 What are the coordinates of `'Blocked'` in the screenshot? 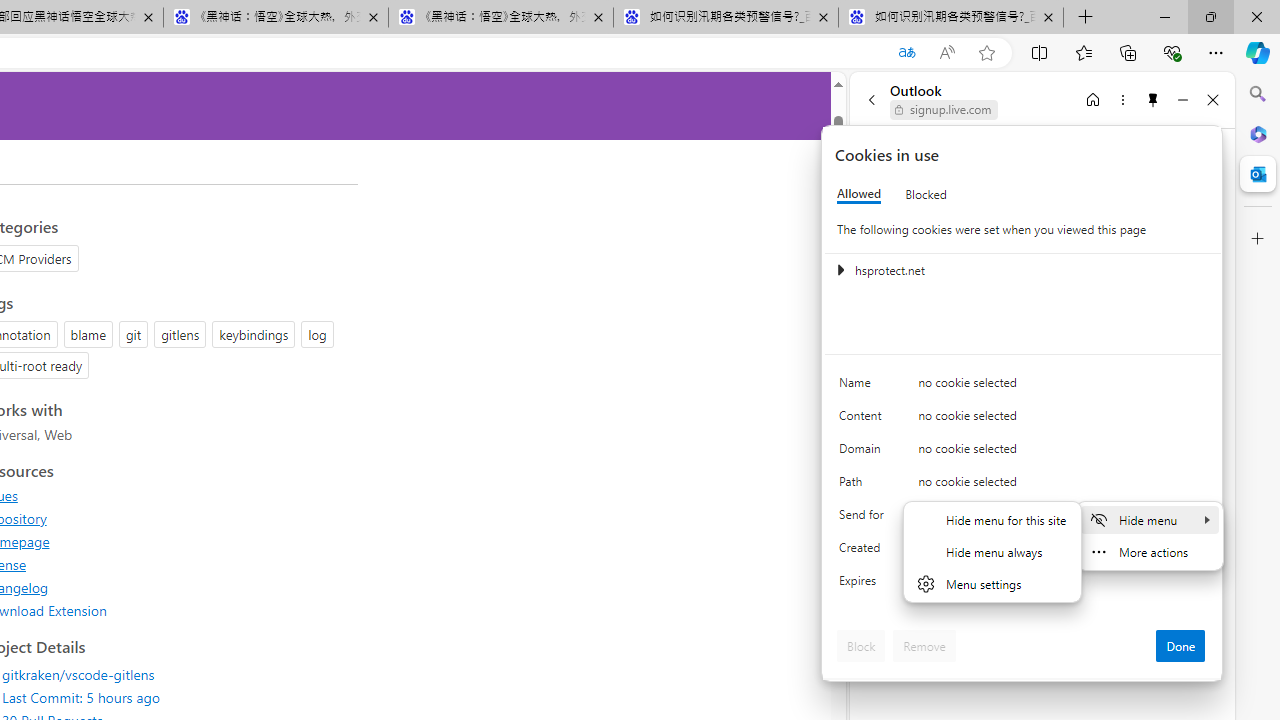 It's located at (925, 194).